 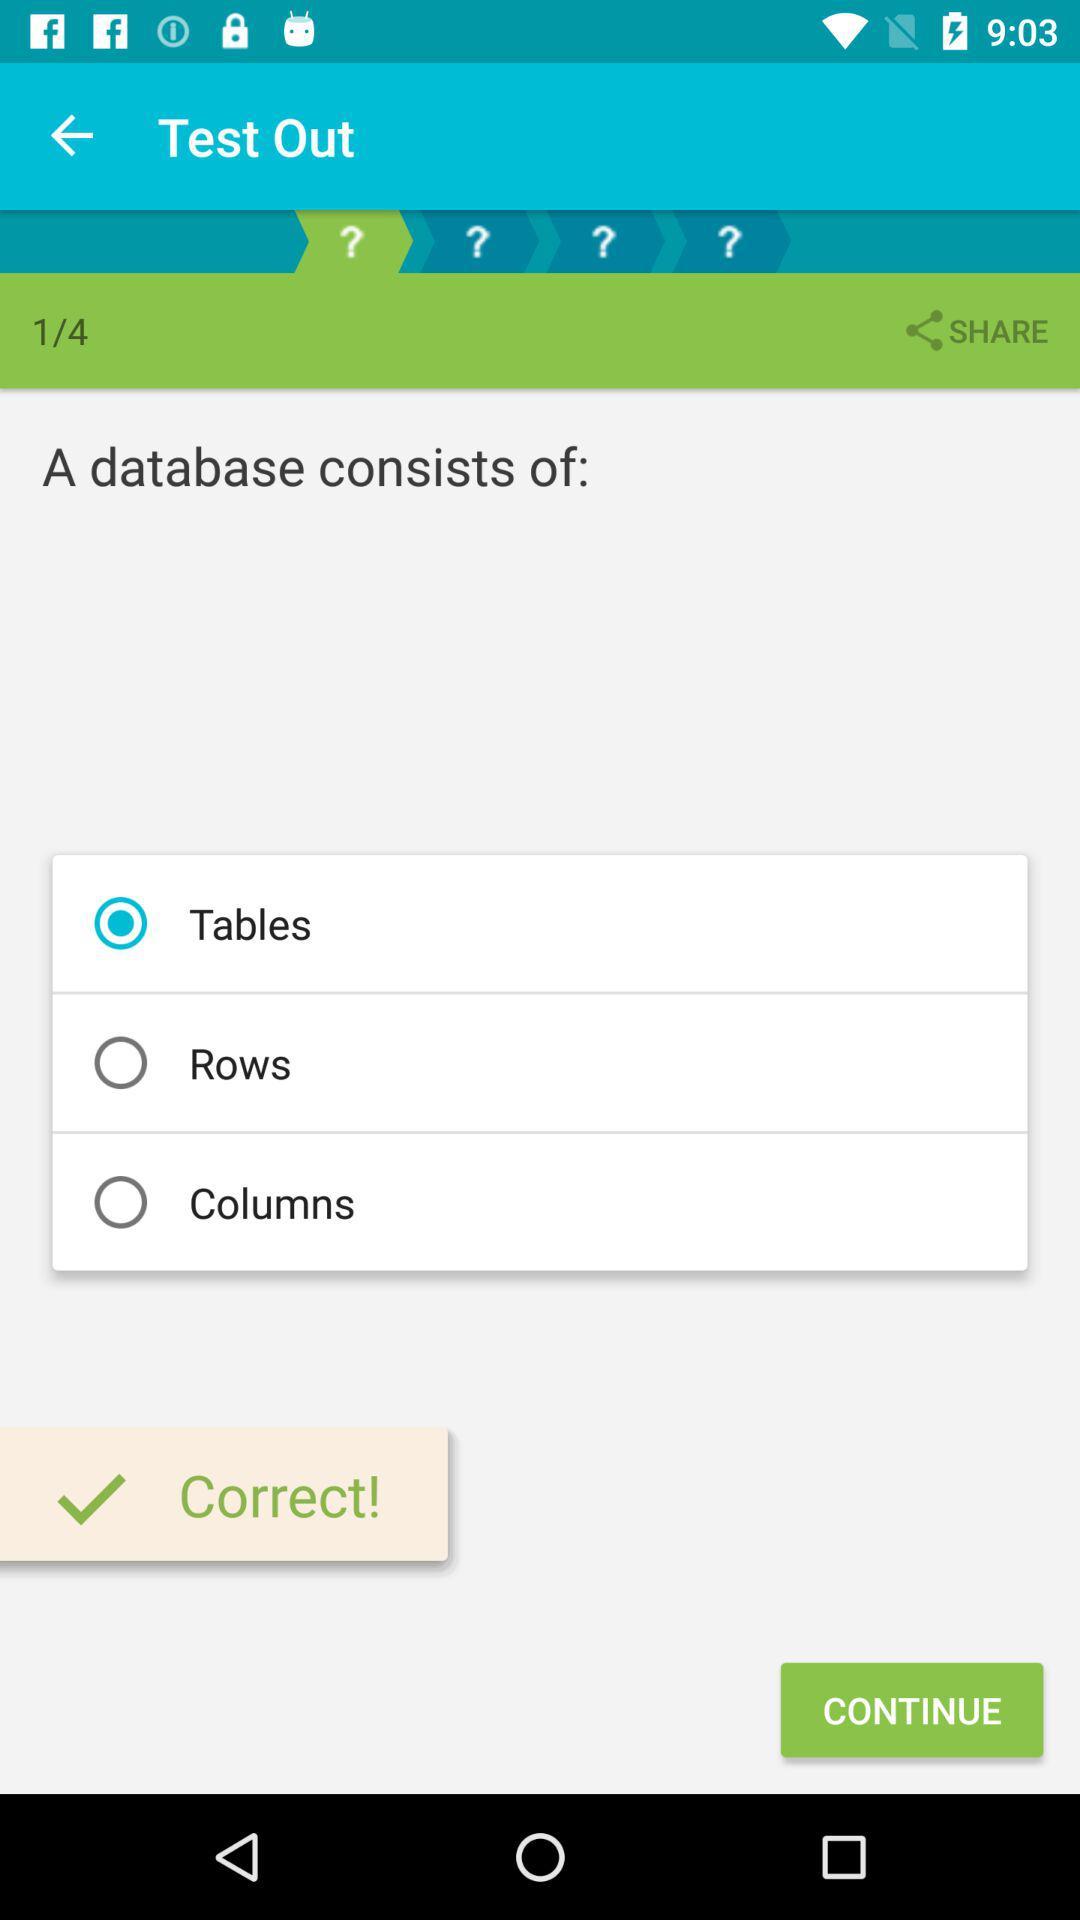 What do you see at coordinates (477, 240) in the screenshot?
I see `the help icon` at bounding box center [477, 240].